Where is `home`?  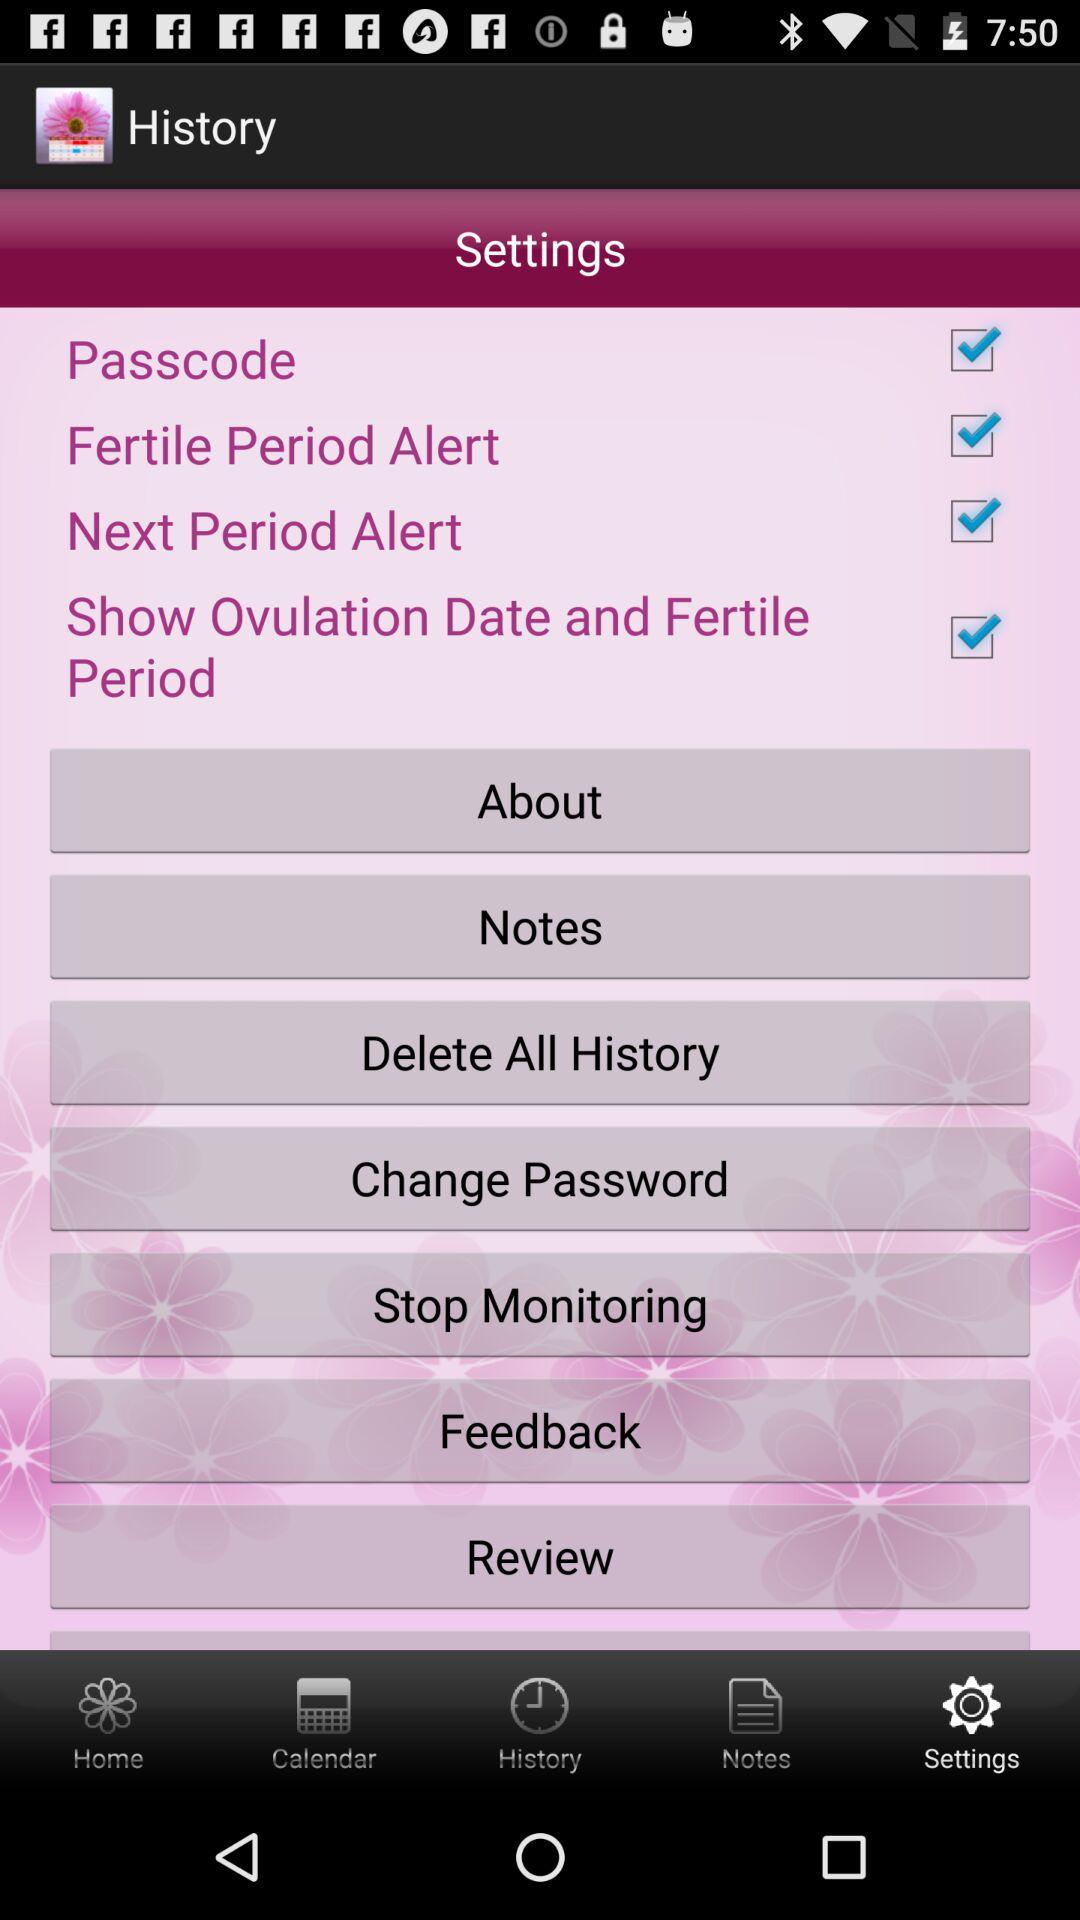
home is located at coordinates (108, 1721).